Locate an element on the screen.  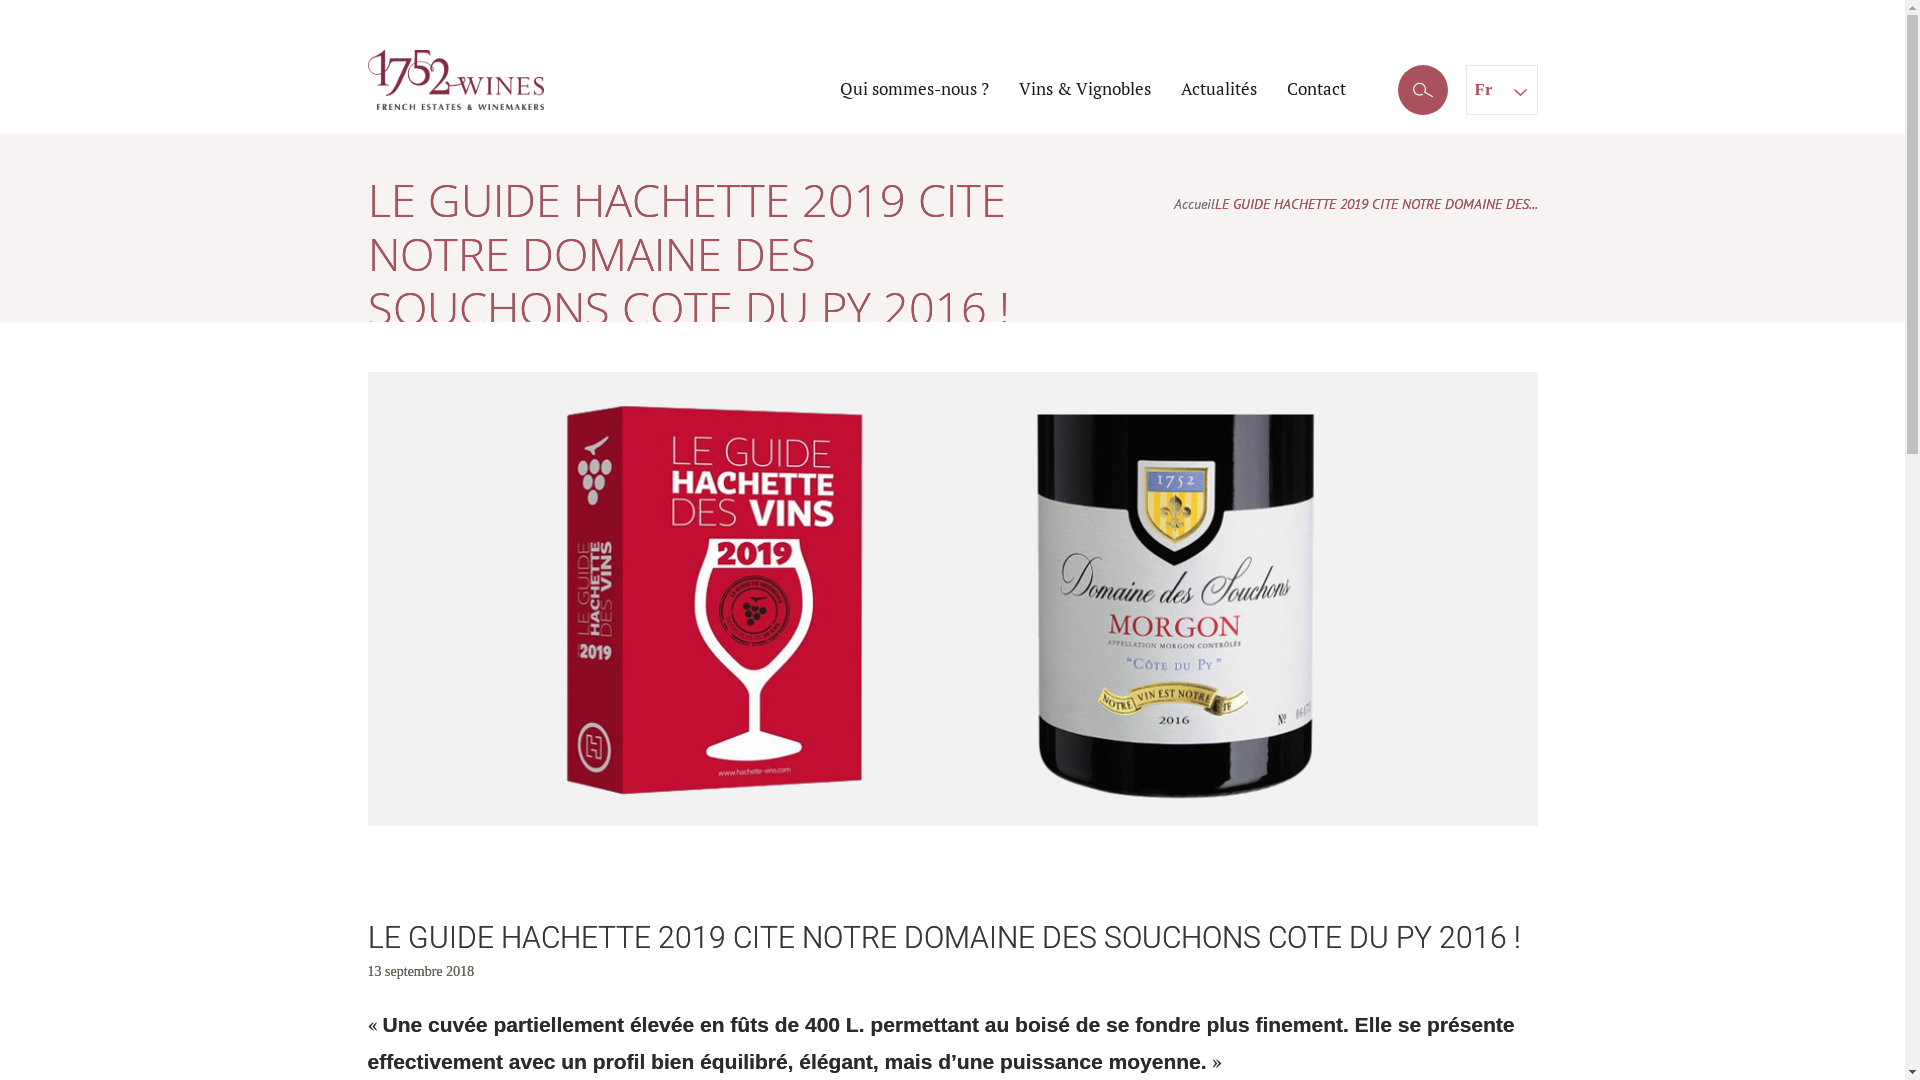
'Fr' is located at coordinates (1501, 87).